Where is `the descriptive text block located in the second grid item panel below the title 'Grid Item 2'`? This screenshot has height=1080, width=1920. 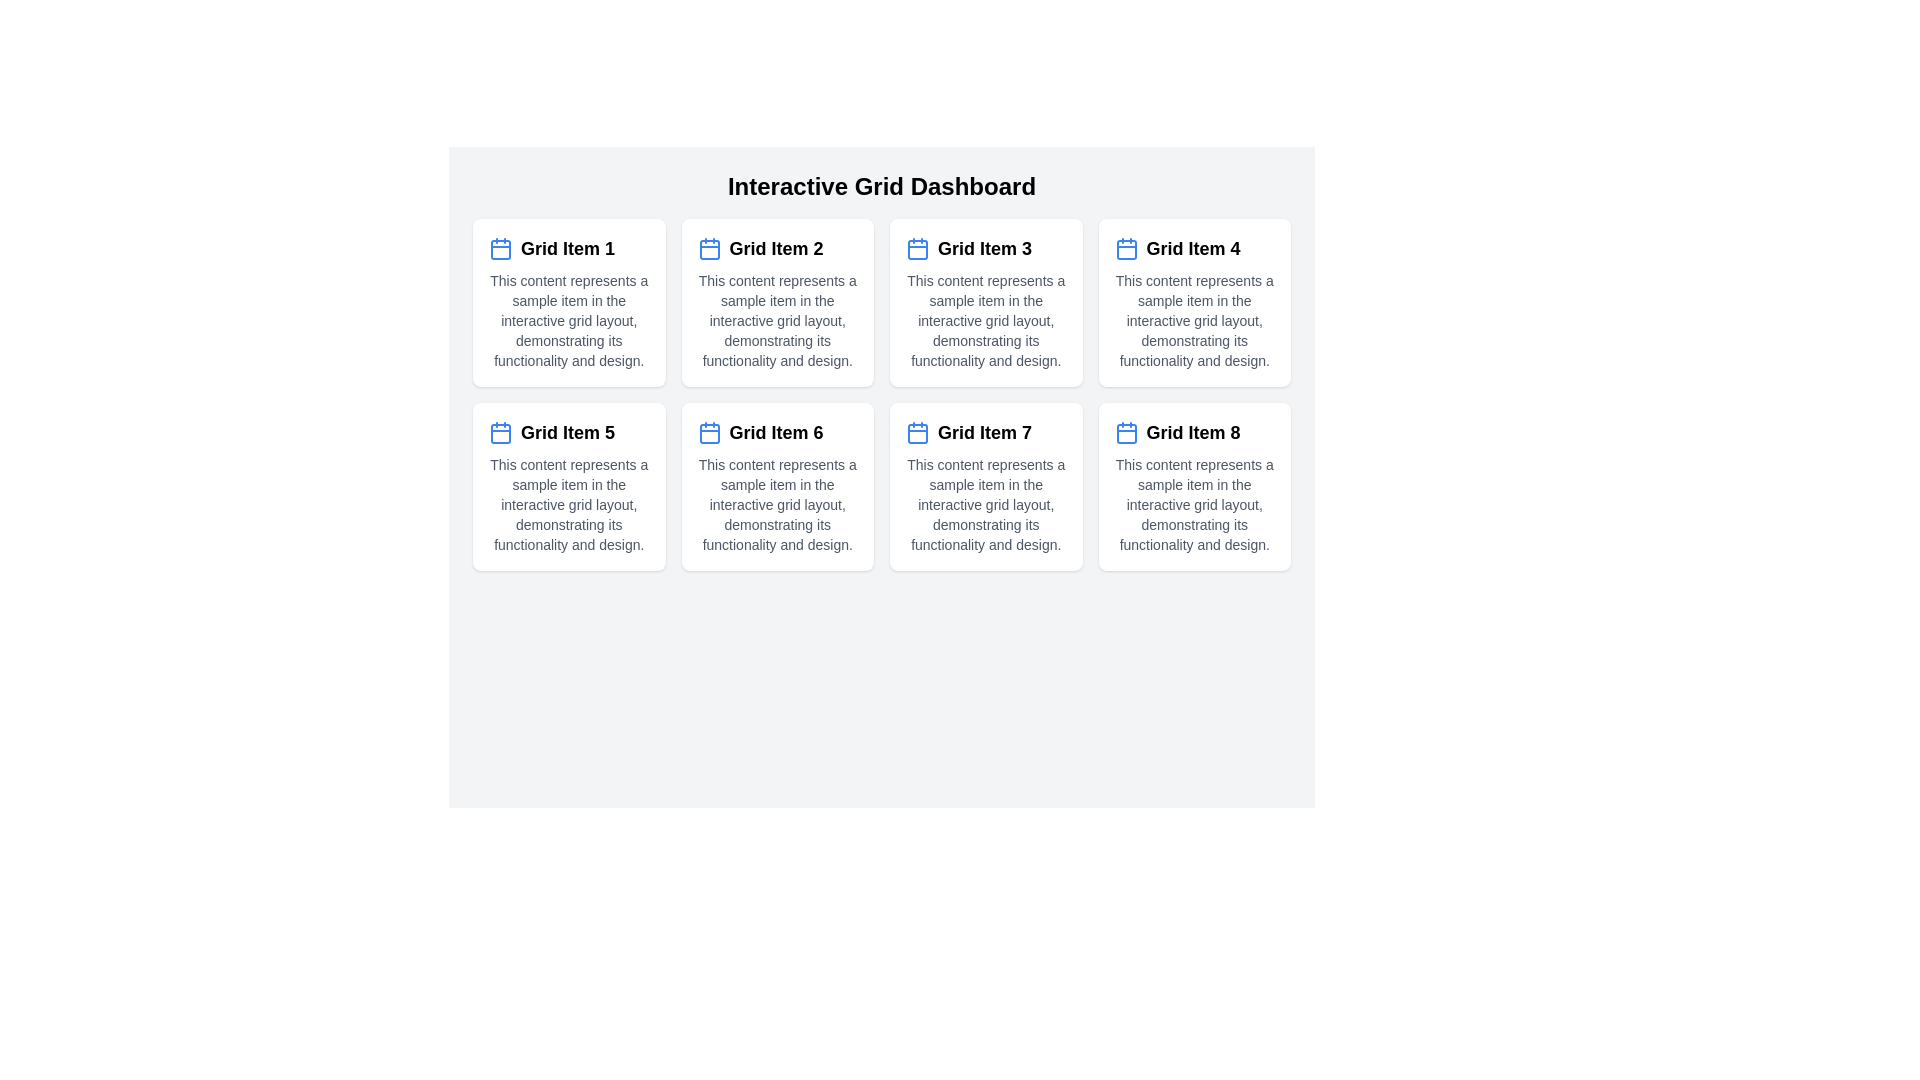
the descriptive text block located in the second grid item panel below the title 'Grid Item 2' is located at coordinates (776, 319).